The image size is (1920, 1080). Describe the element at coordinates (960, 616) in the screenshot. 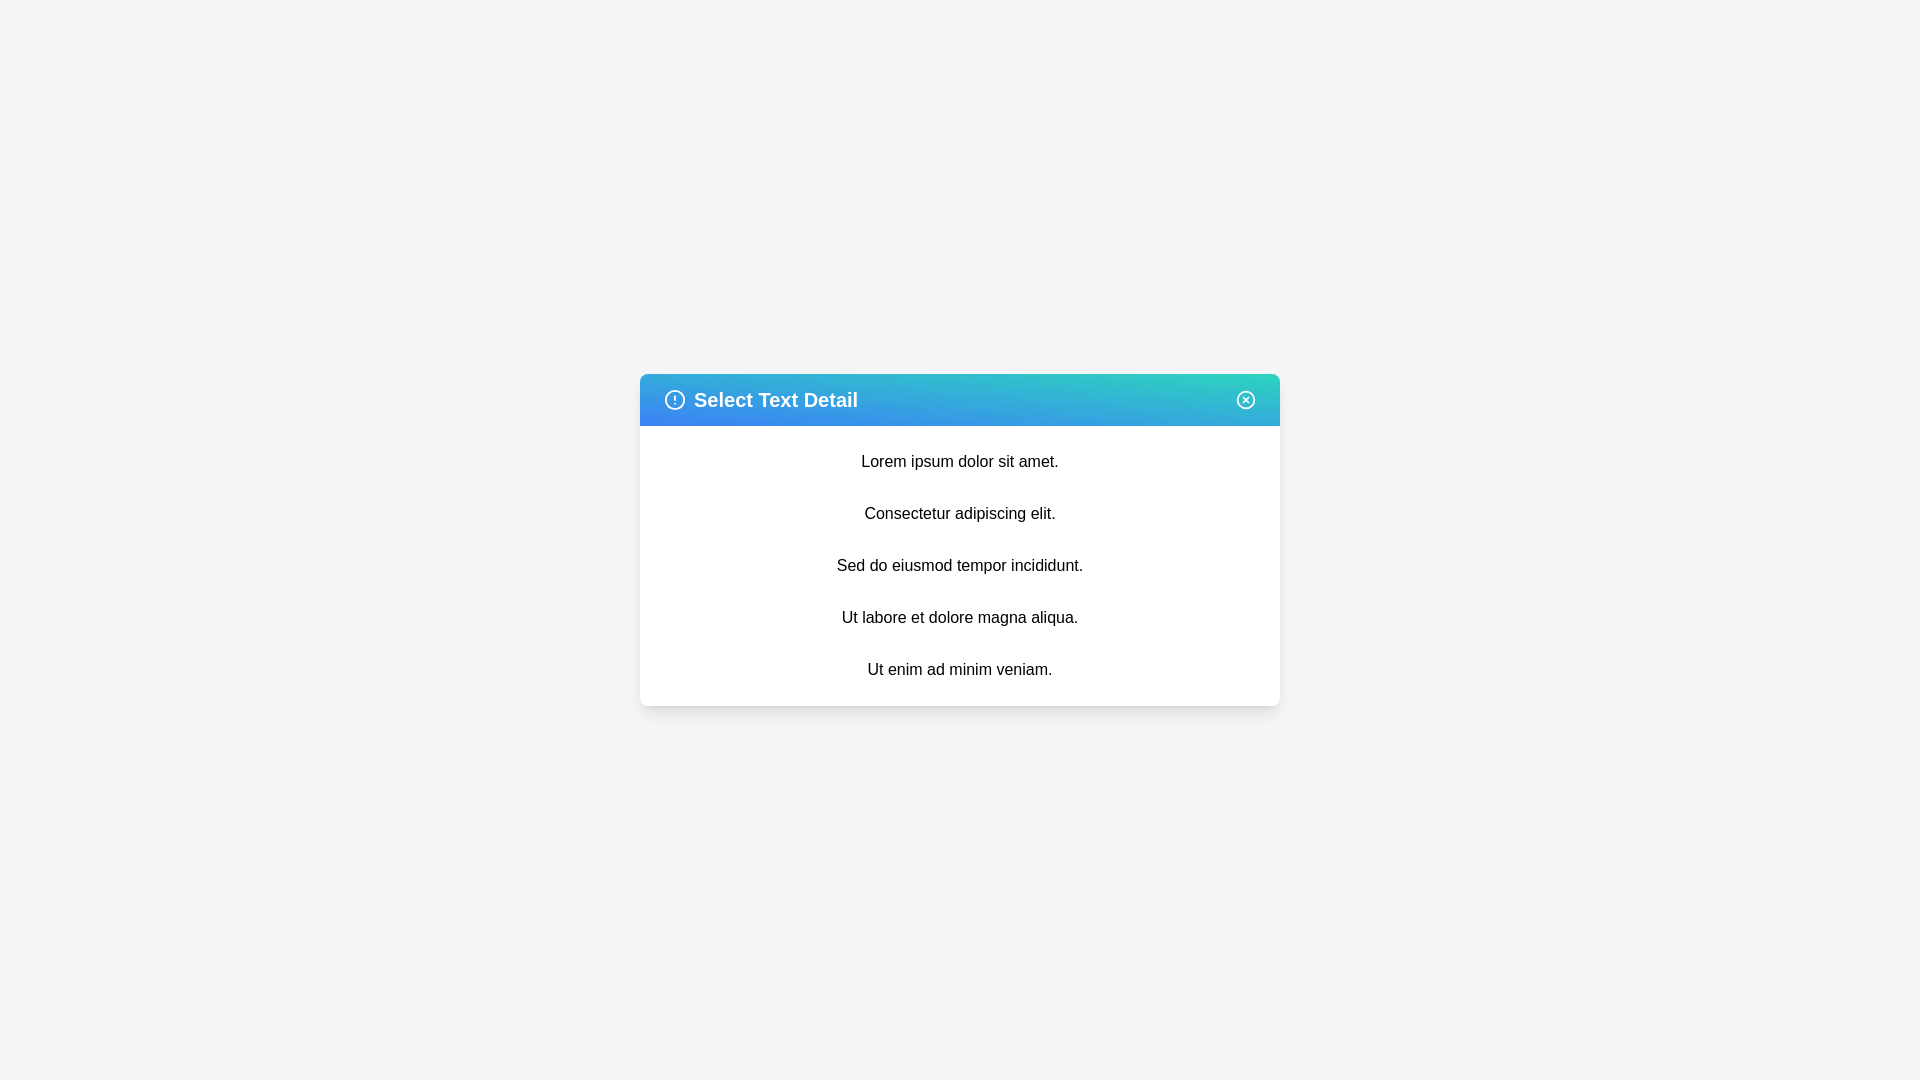

I see `the text item 'Ut labore et dolore magna aliqua.' from the list` at that location.